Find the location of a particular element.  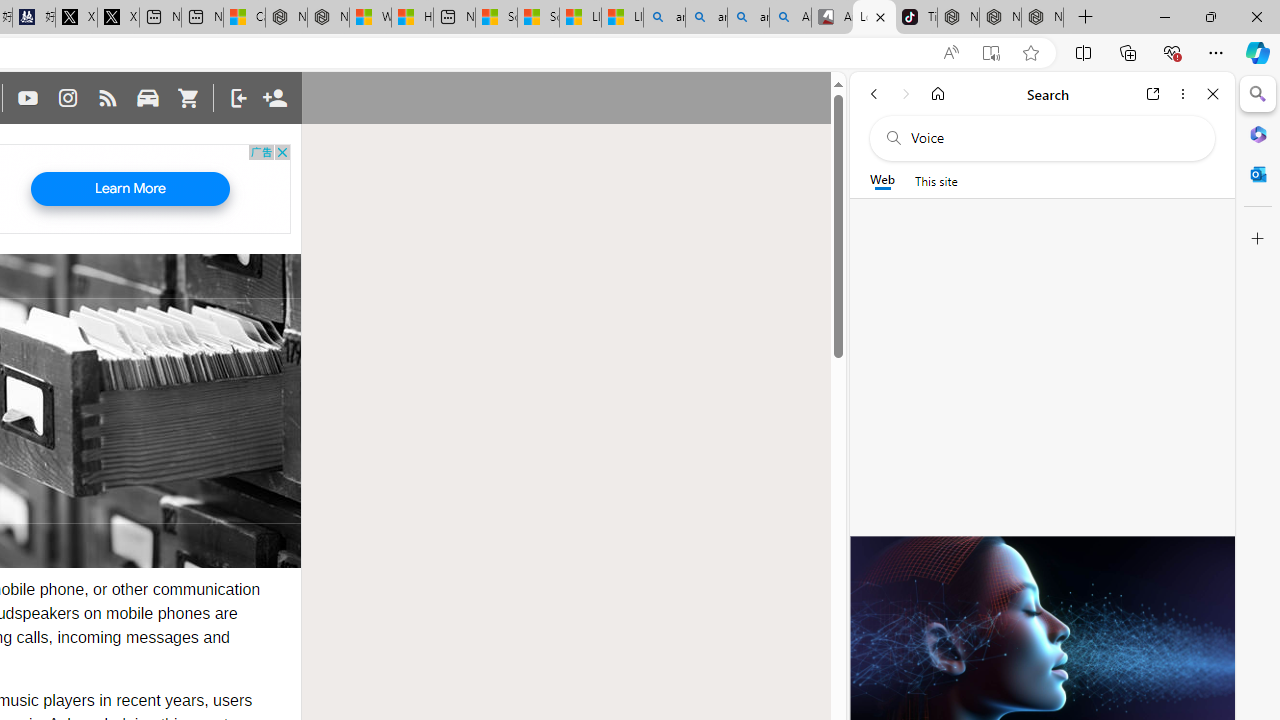

'Learn More' is located at coordinates (128, 189).